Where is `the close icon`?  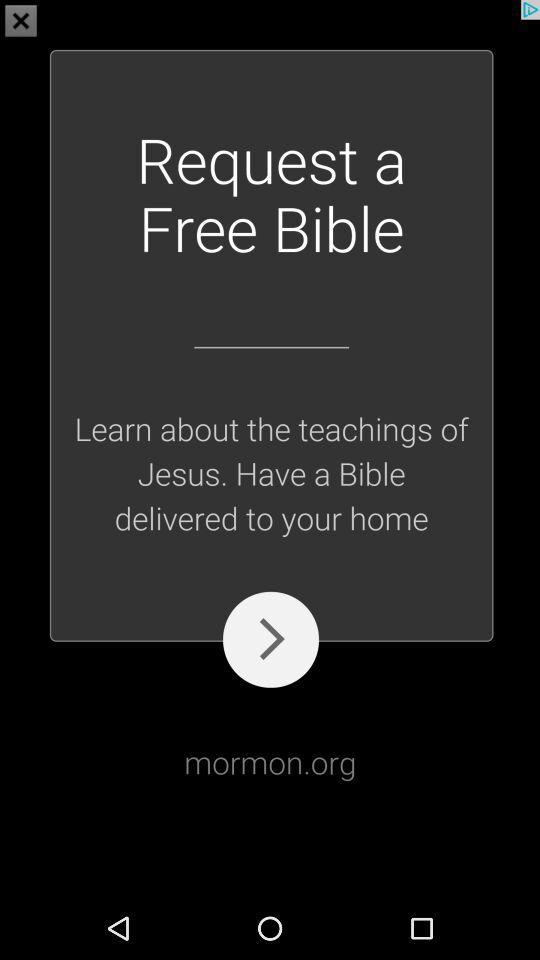
the close icon is located at coordinates (20, 21).